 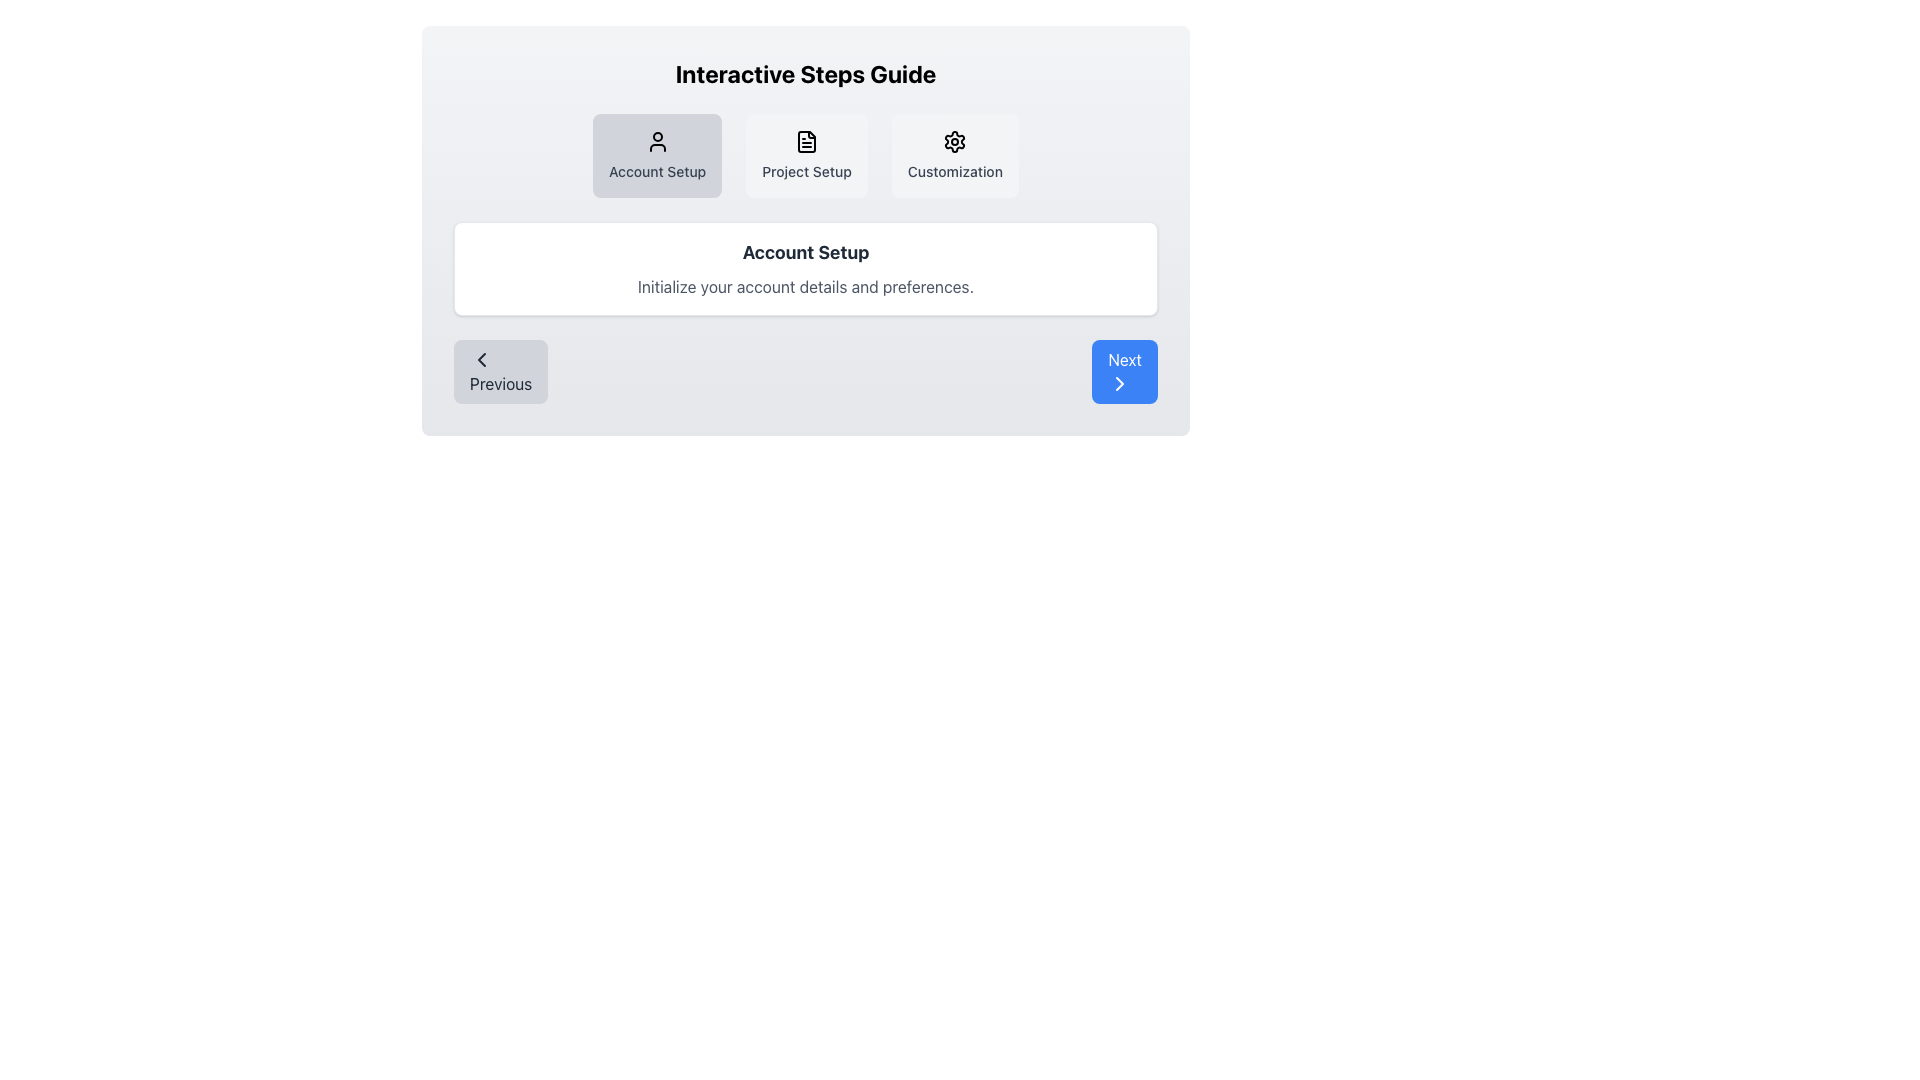 I want to click on the customization settings button located to the right of the 'Project Setup' button in the central area of the interface under the 'Interactive Steps Guide' heading, so click(x=954, y=154).